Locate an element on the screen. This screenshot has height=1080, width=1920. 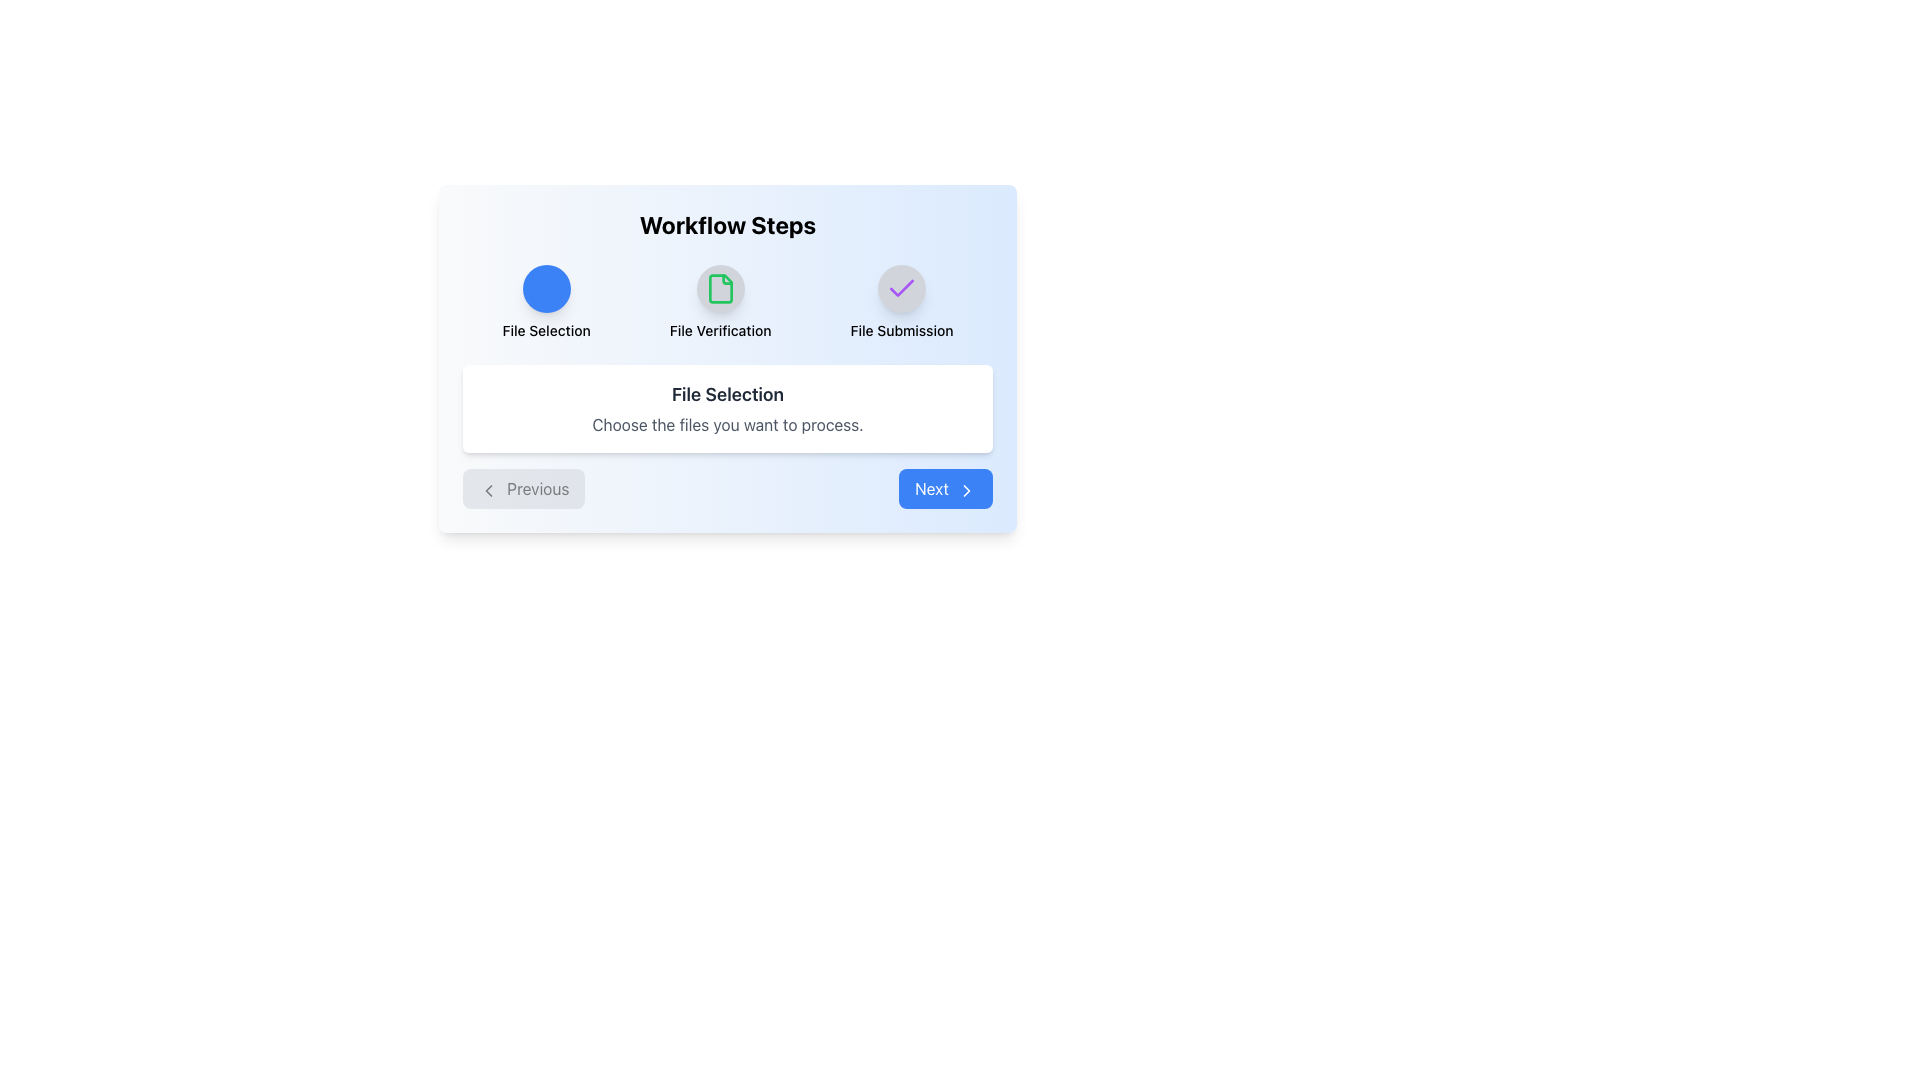
the text label that reads 'File Selection', which is styled in bold, medium size, and dark color, located in the center of the white rounded rectangular area under the 'Workflow Steps' title is located at coordinates (727, 394).